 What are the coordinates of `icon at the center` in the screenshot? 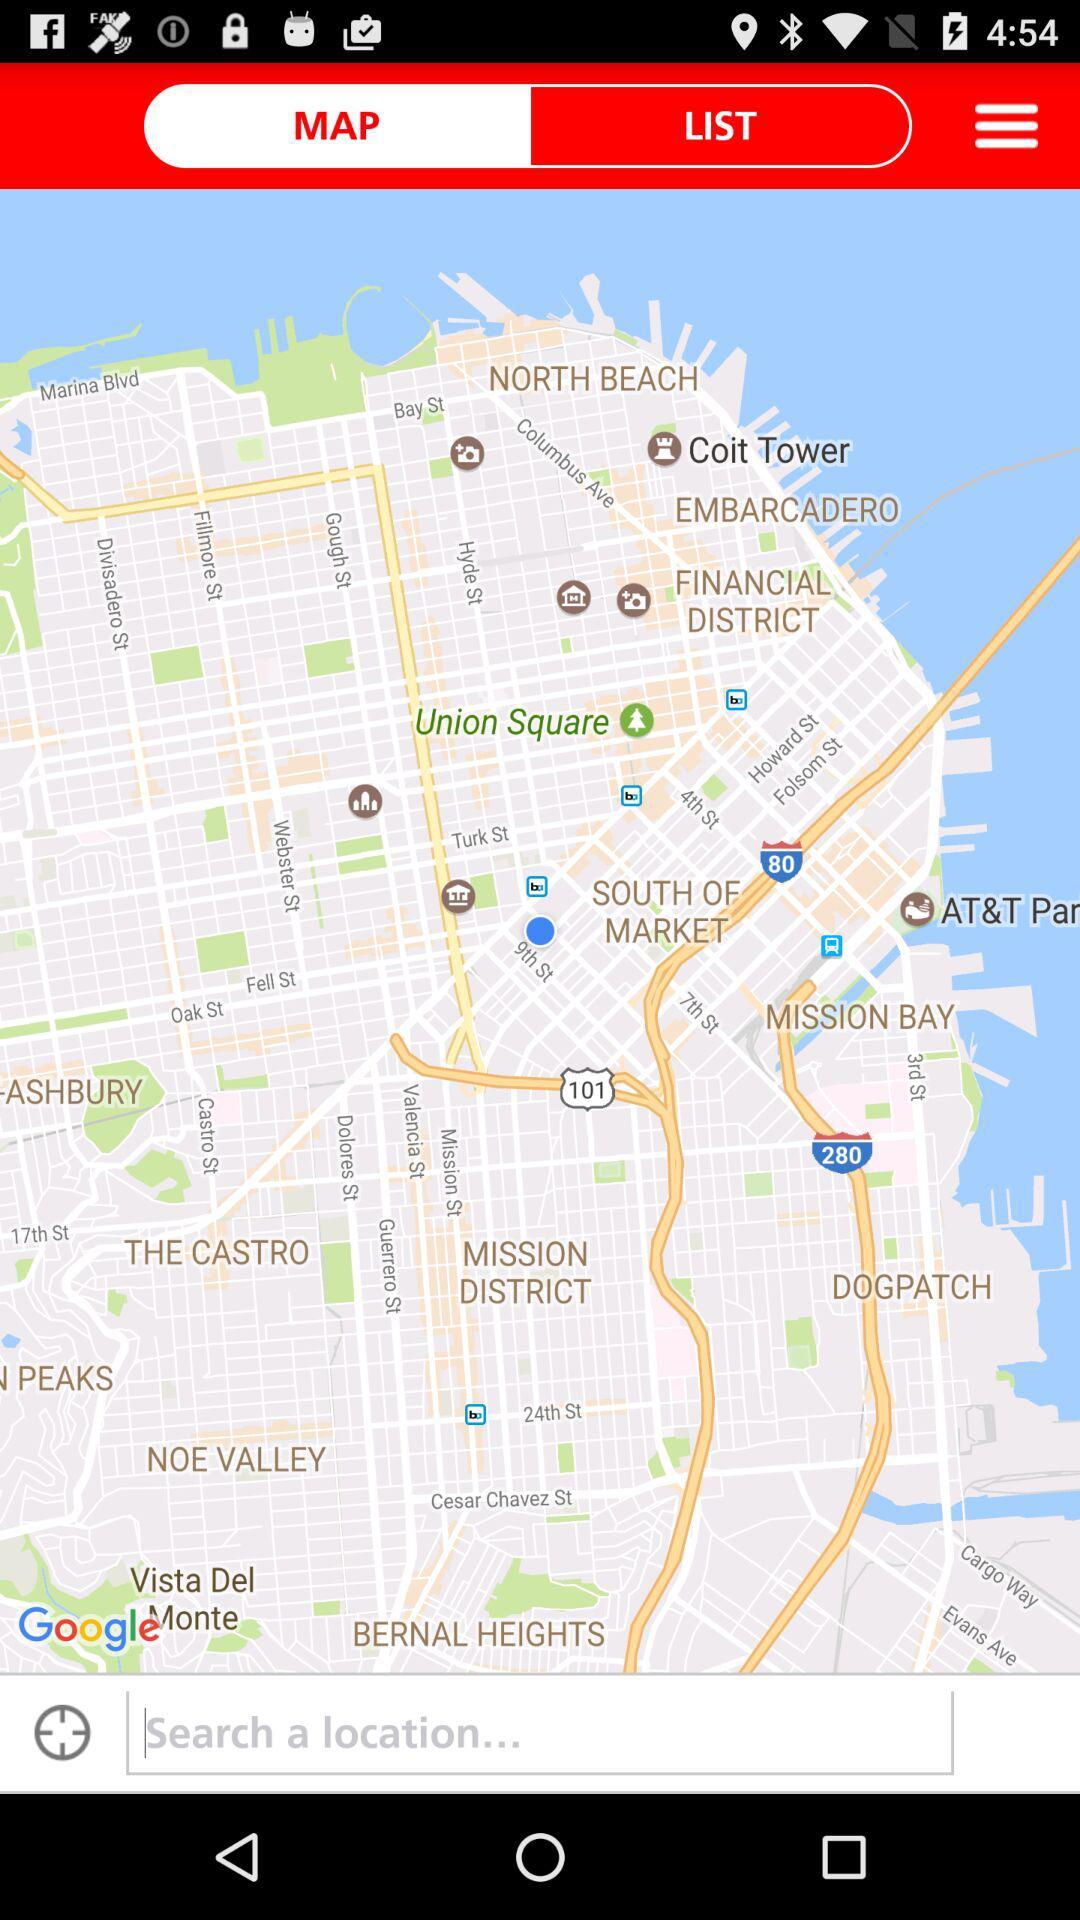 It's located at (540, 929).